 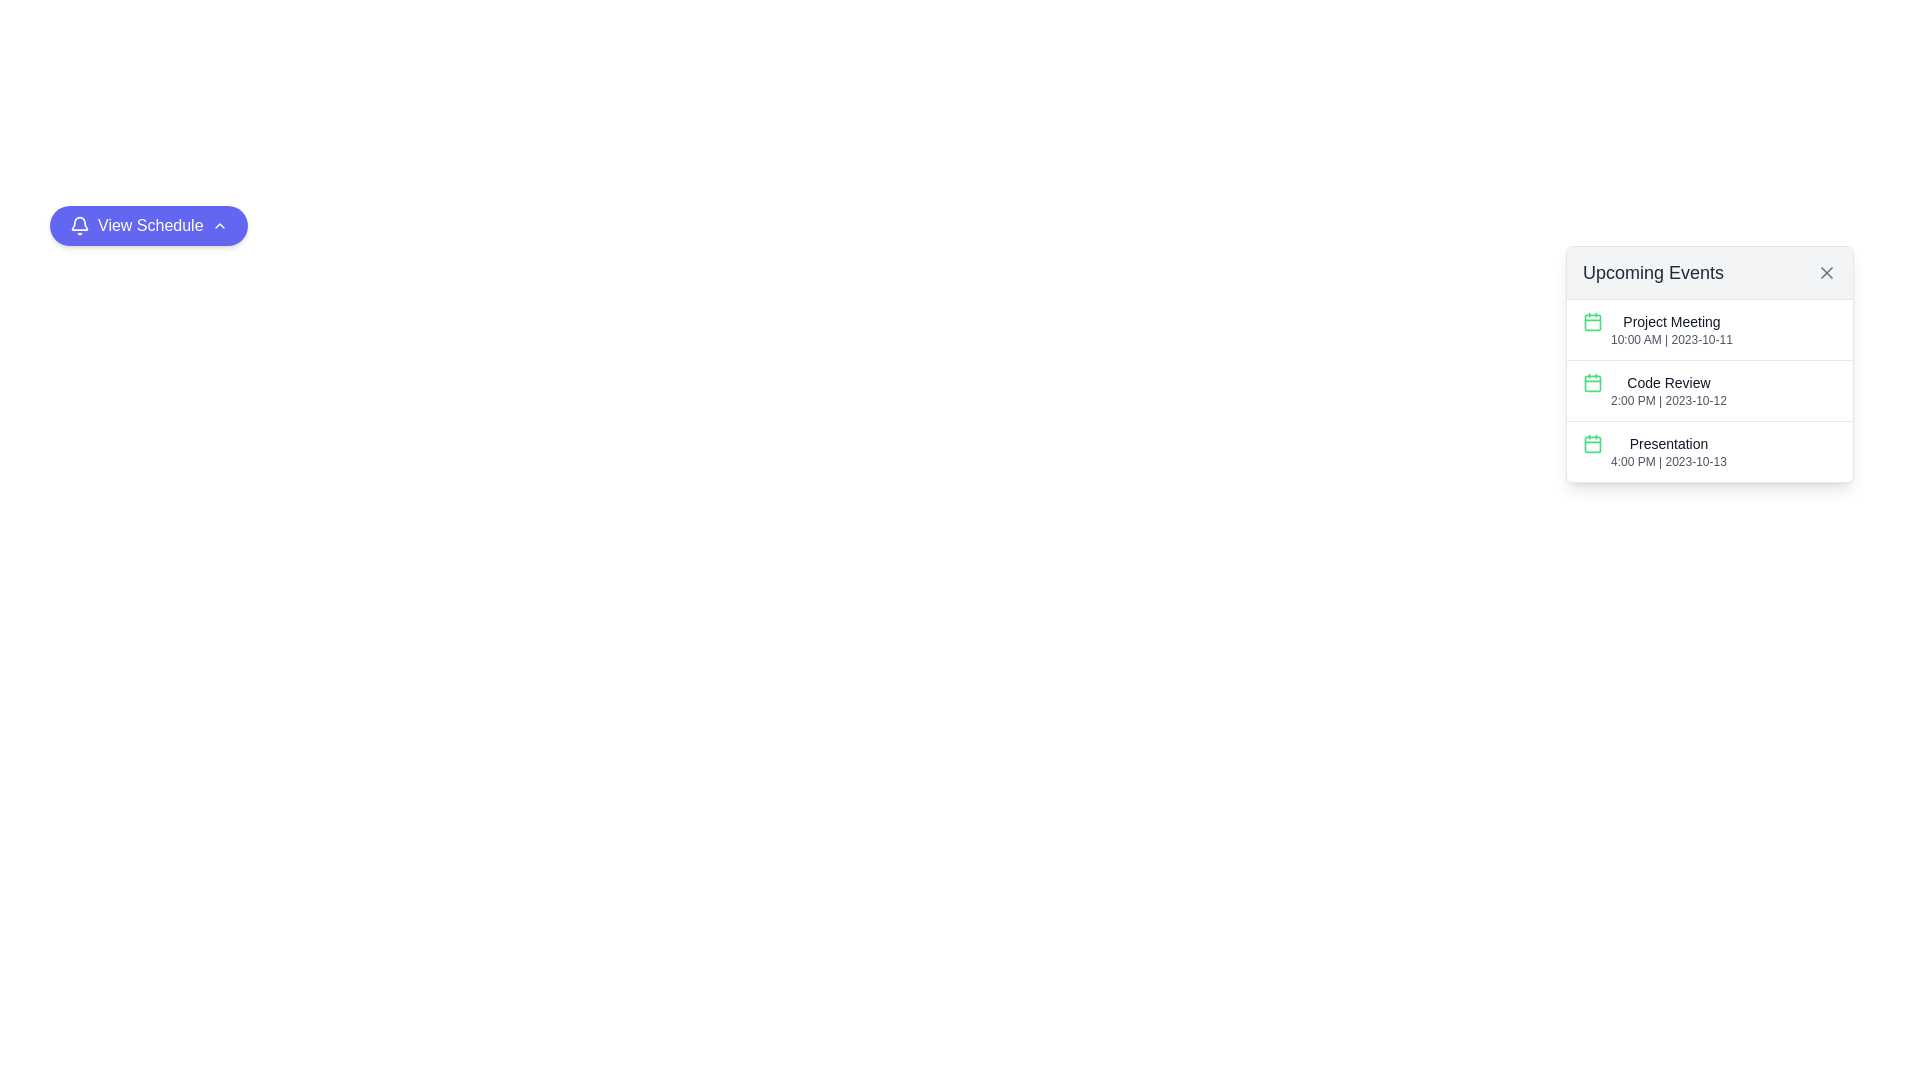 What do you see at coordinates (1708, 451) in the screenshot?
I see `the third list item labeled 'Presentation'` at bounding box center [1708, 451].